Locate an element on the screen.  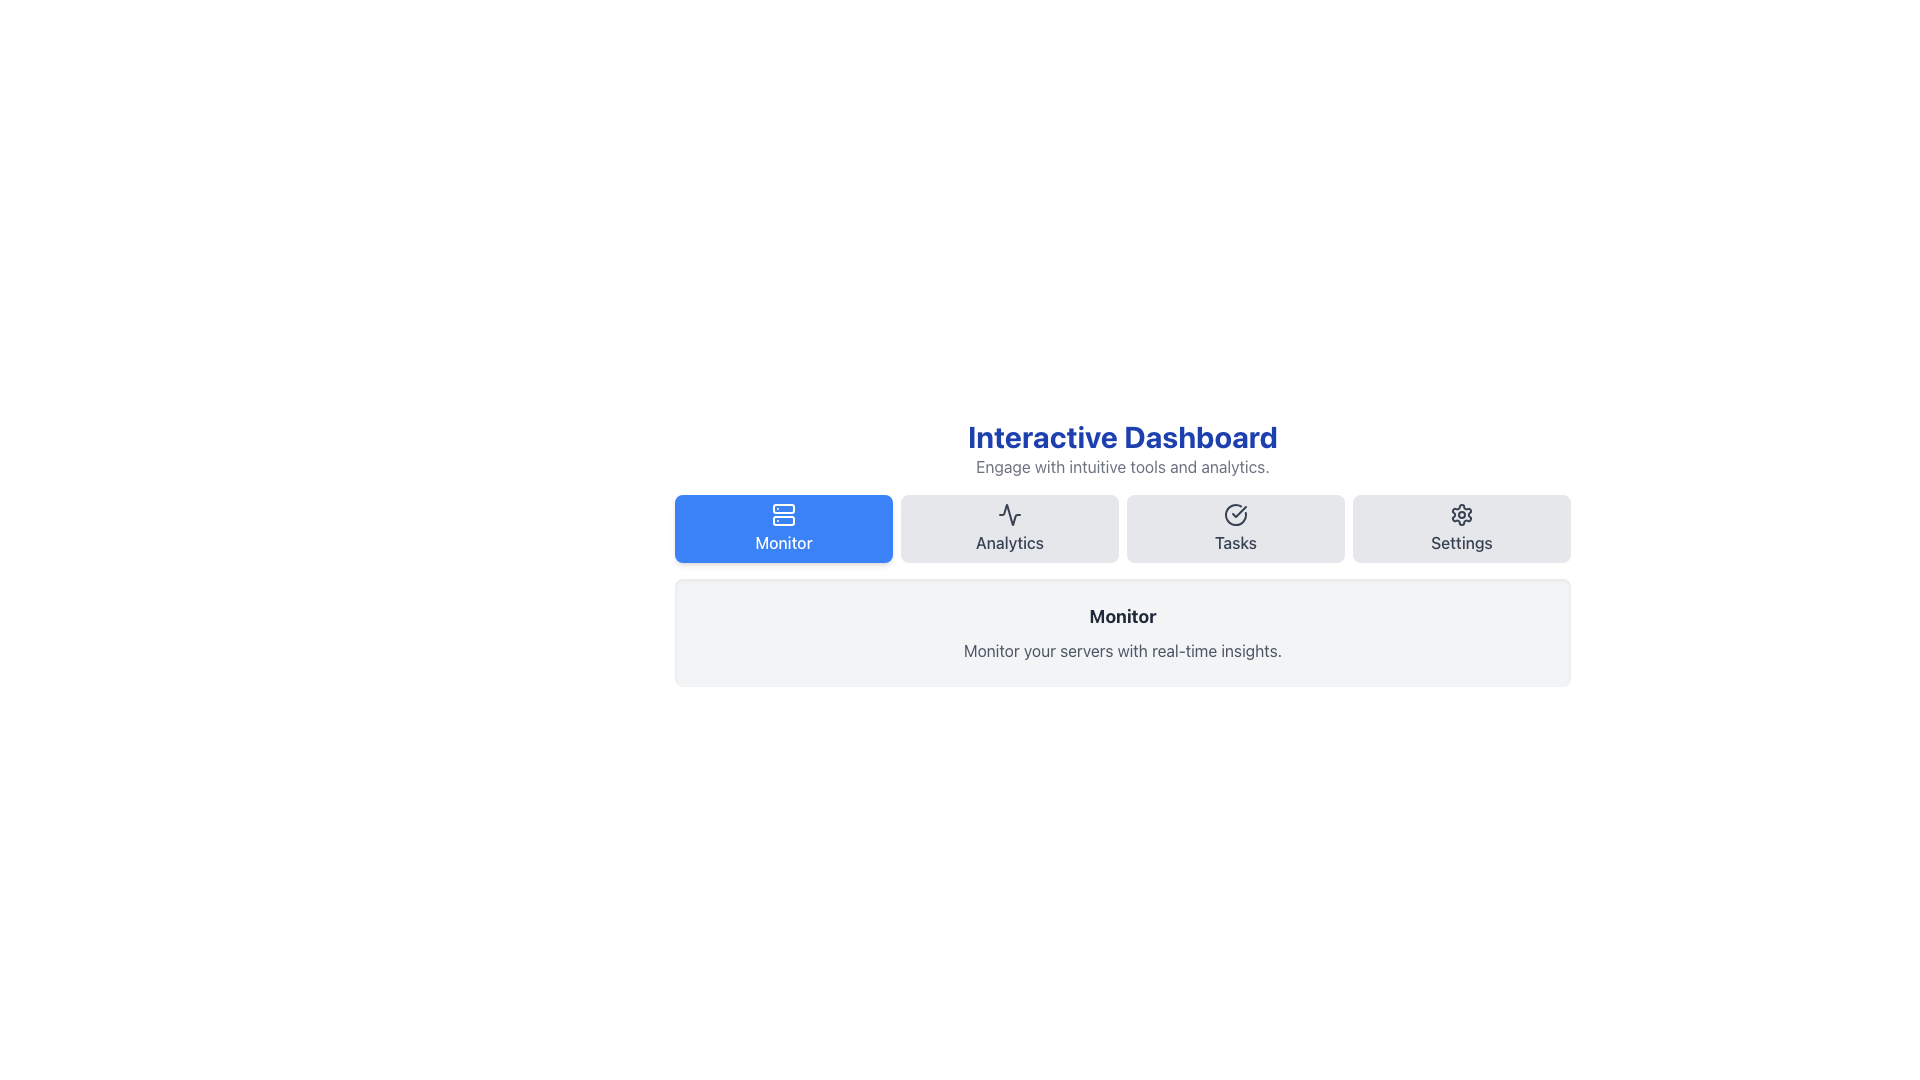
the 'Settings' button, which is the fourth button from the left on the toolbar is located at coordinates (1462, 527).